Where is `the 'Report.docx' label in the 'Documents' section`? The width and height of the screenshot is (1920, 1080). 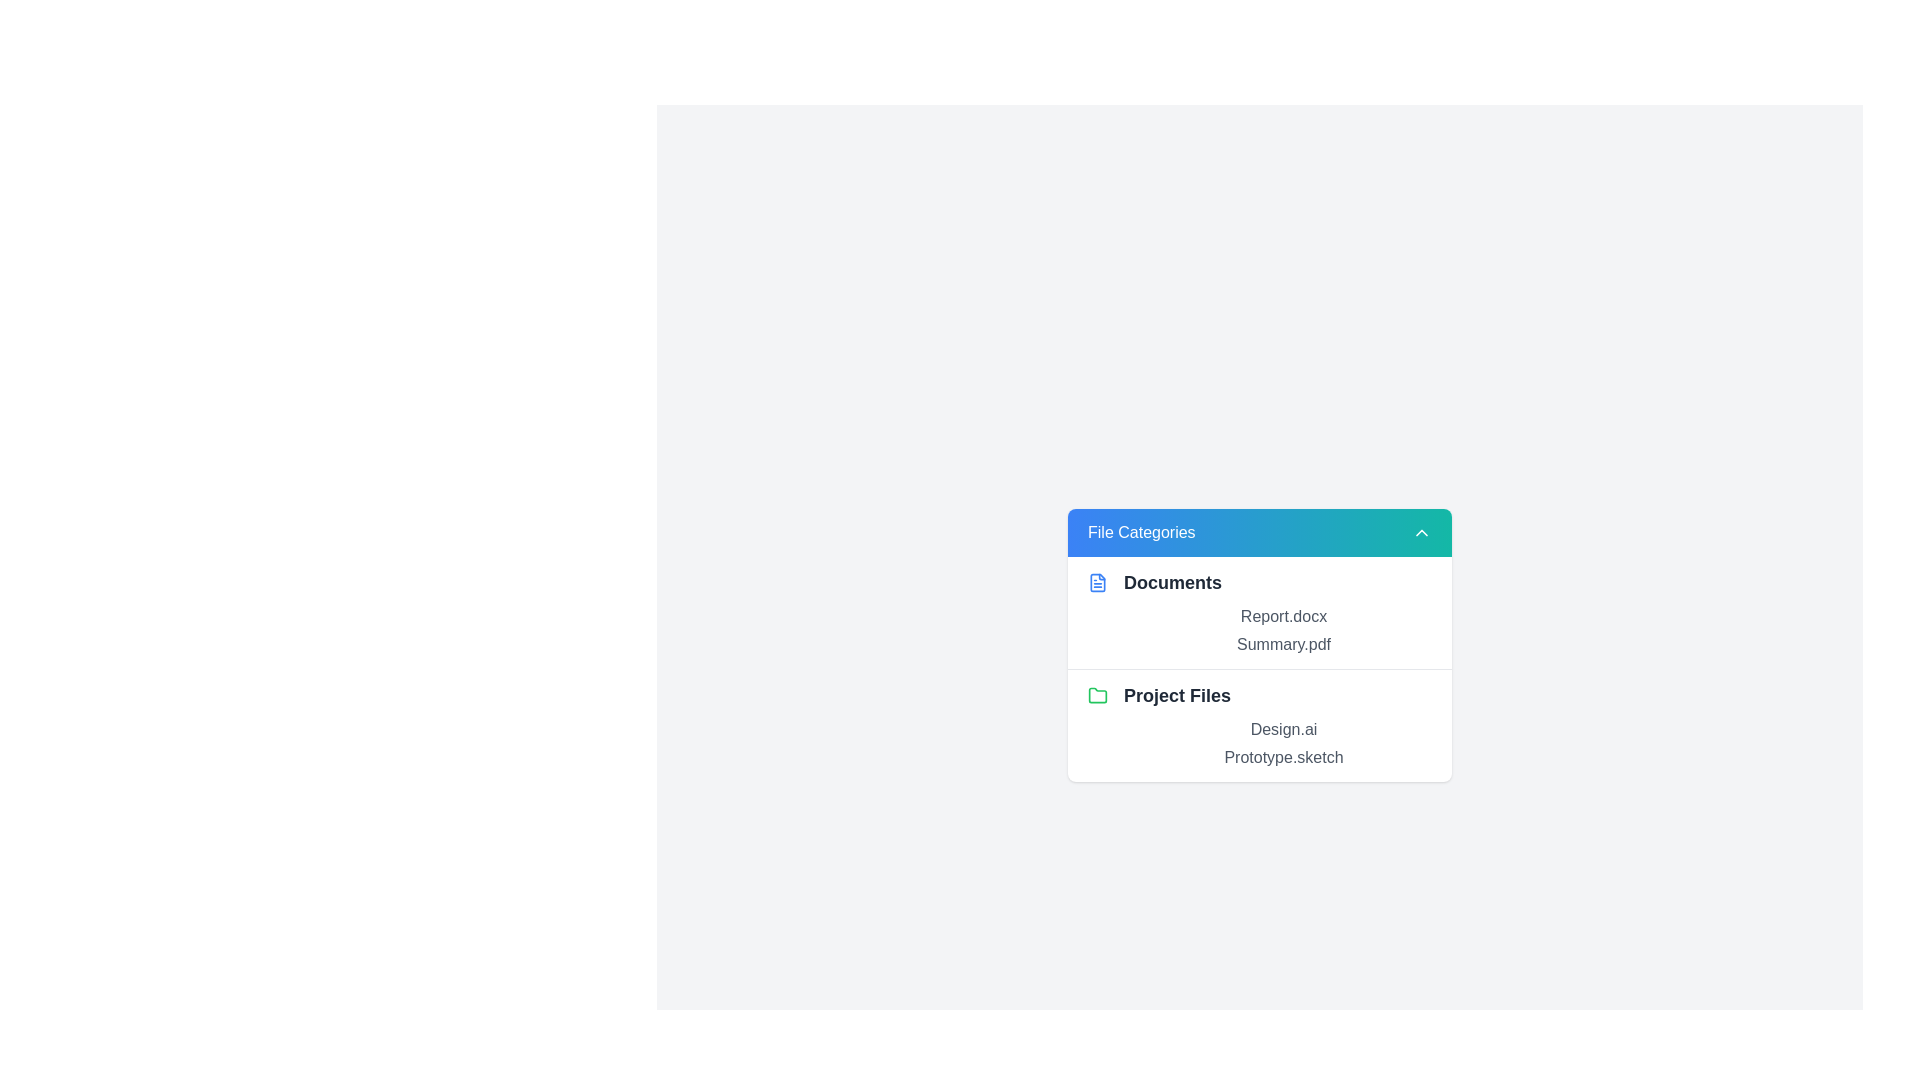 the 'Report.docx' label in the 'Documents' section is located at coordinates (1258, 628).